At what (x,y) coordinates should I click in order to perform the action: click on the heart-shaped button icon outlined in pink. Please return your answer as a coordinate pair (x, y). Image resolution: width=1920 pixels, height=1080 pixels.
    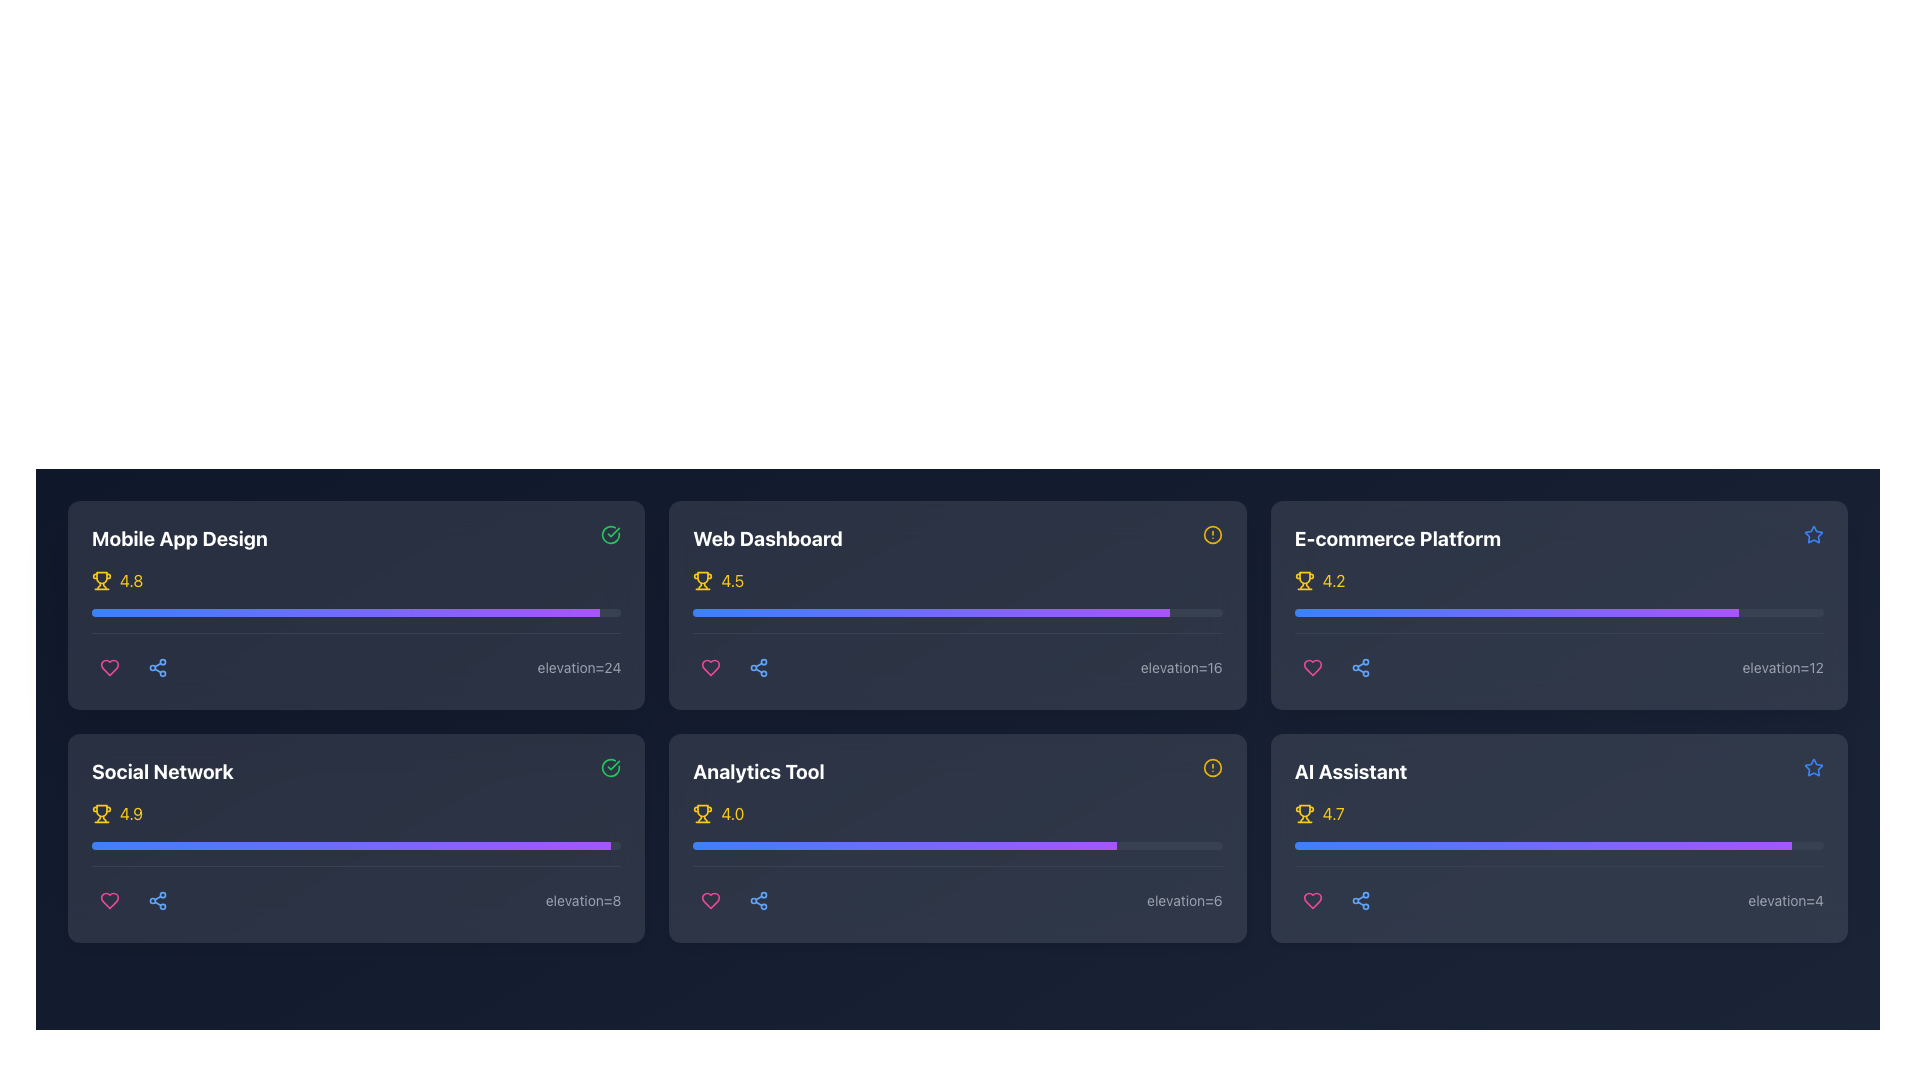
    Looking at the image, I should click on (109, 901).